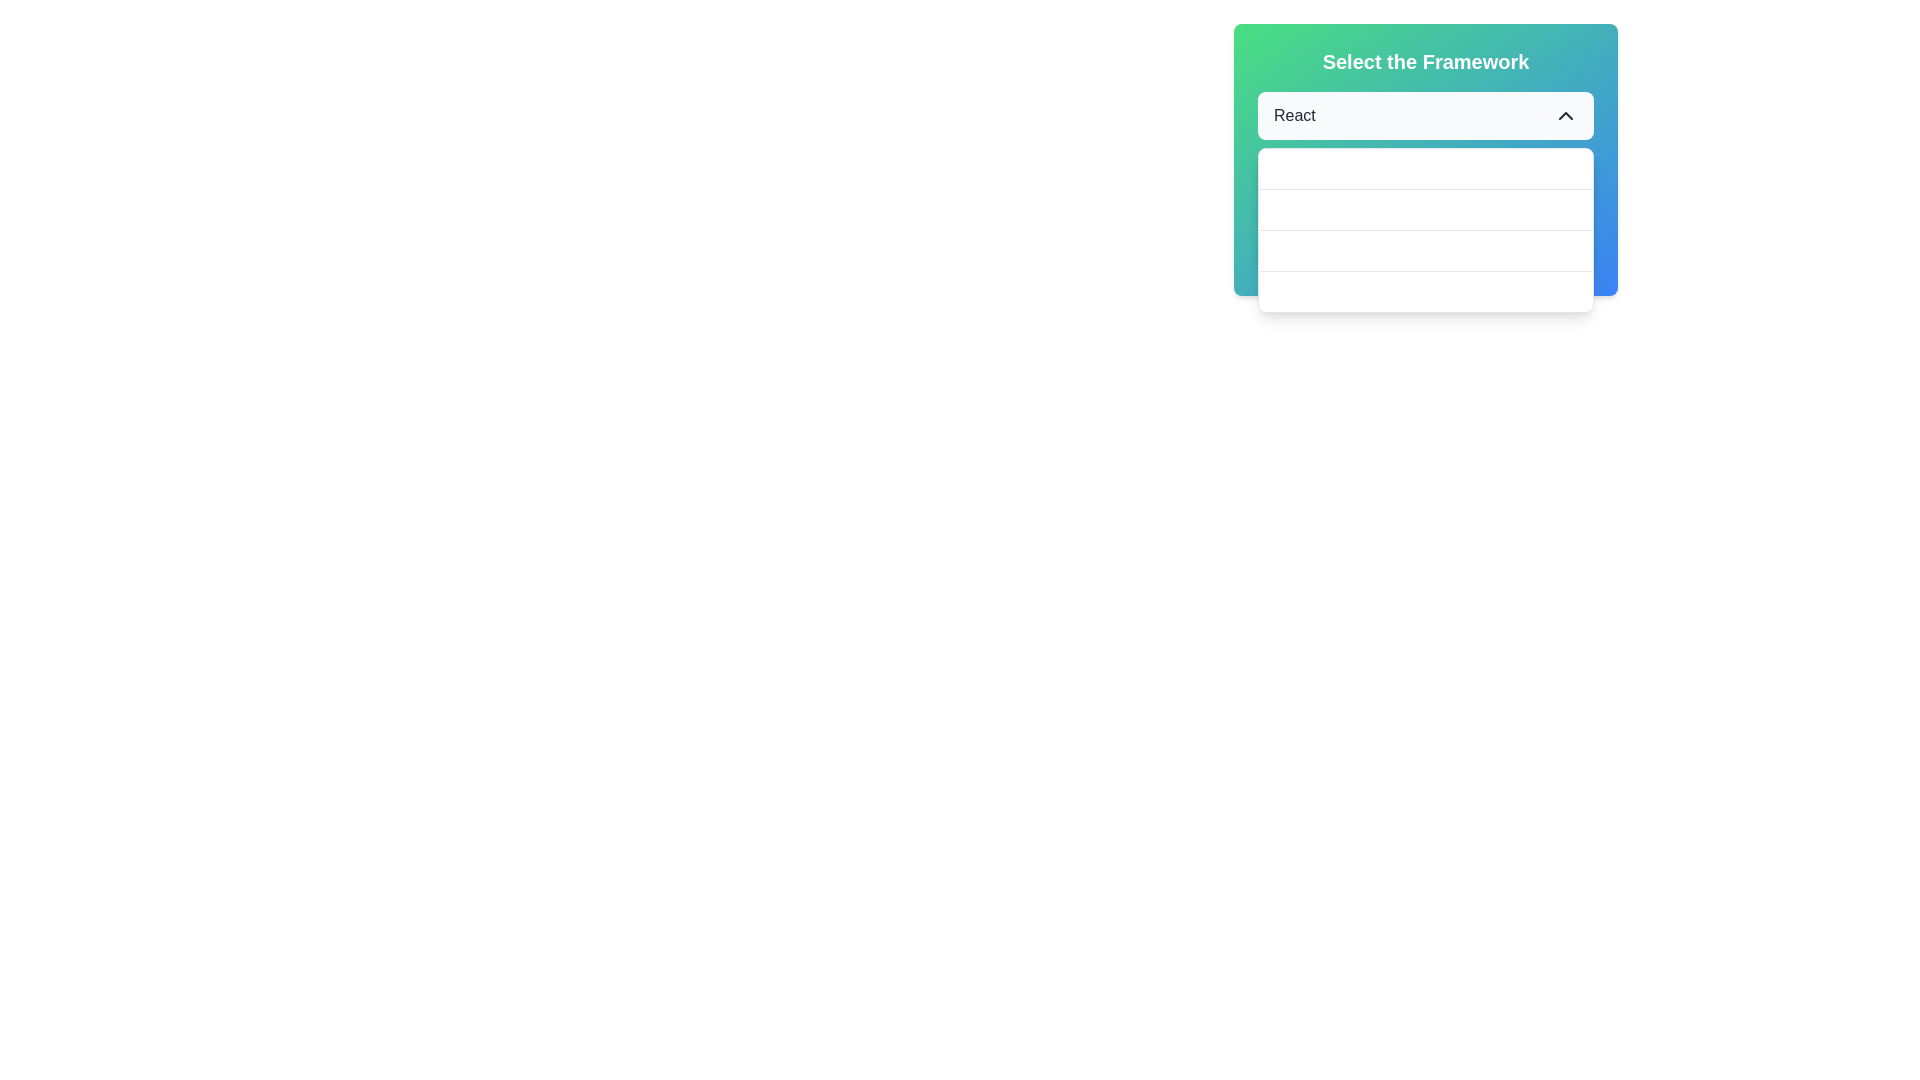 This screenshot has width=1920, height=1080. What do you see at coordinates (1564, 115) in the screenshot?
I see `the icon located near the top-right corner of the dropdown menu, to the right of the 'React' label` at bounding box center [1564, 115].